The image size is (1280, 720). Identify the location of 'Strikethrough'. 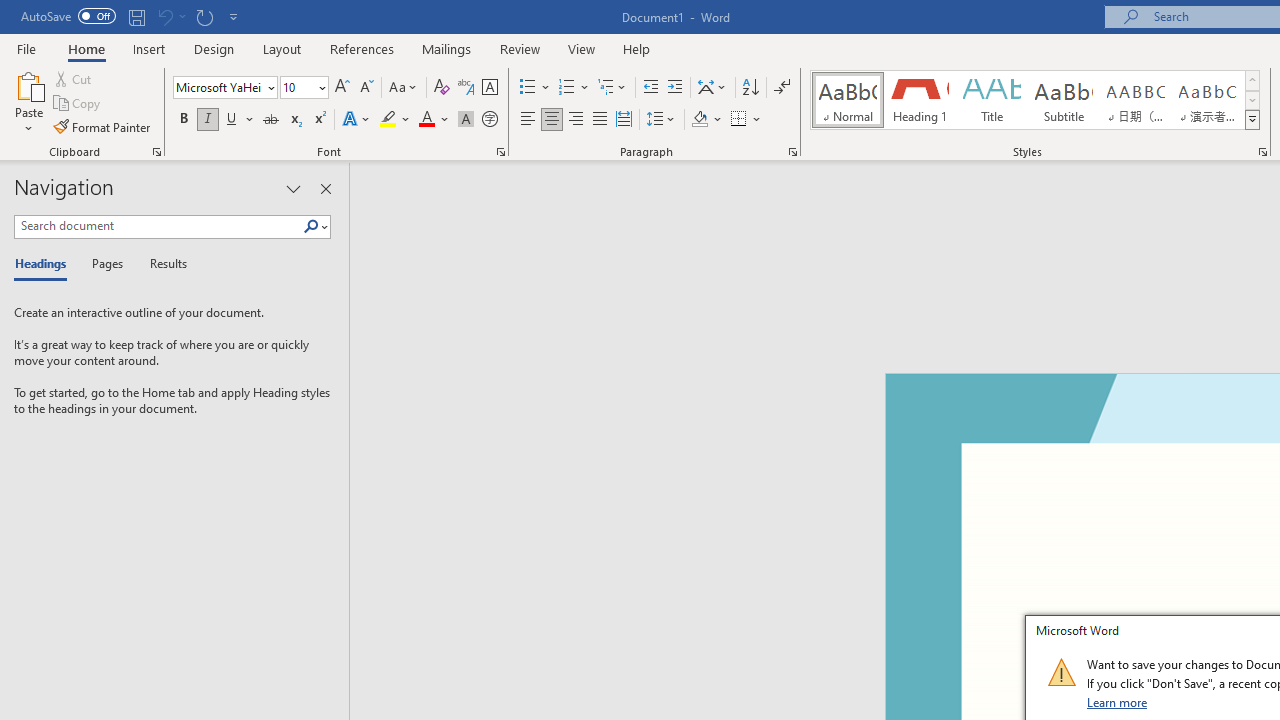
(269, 119).